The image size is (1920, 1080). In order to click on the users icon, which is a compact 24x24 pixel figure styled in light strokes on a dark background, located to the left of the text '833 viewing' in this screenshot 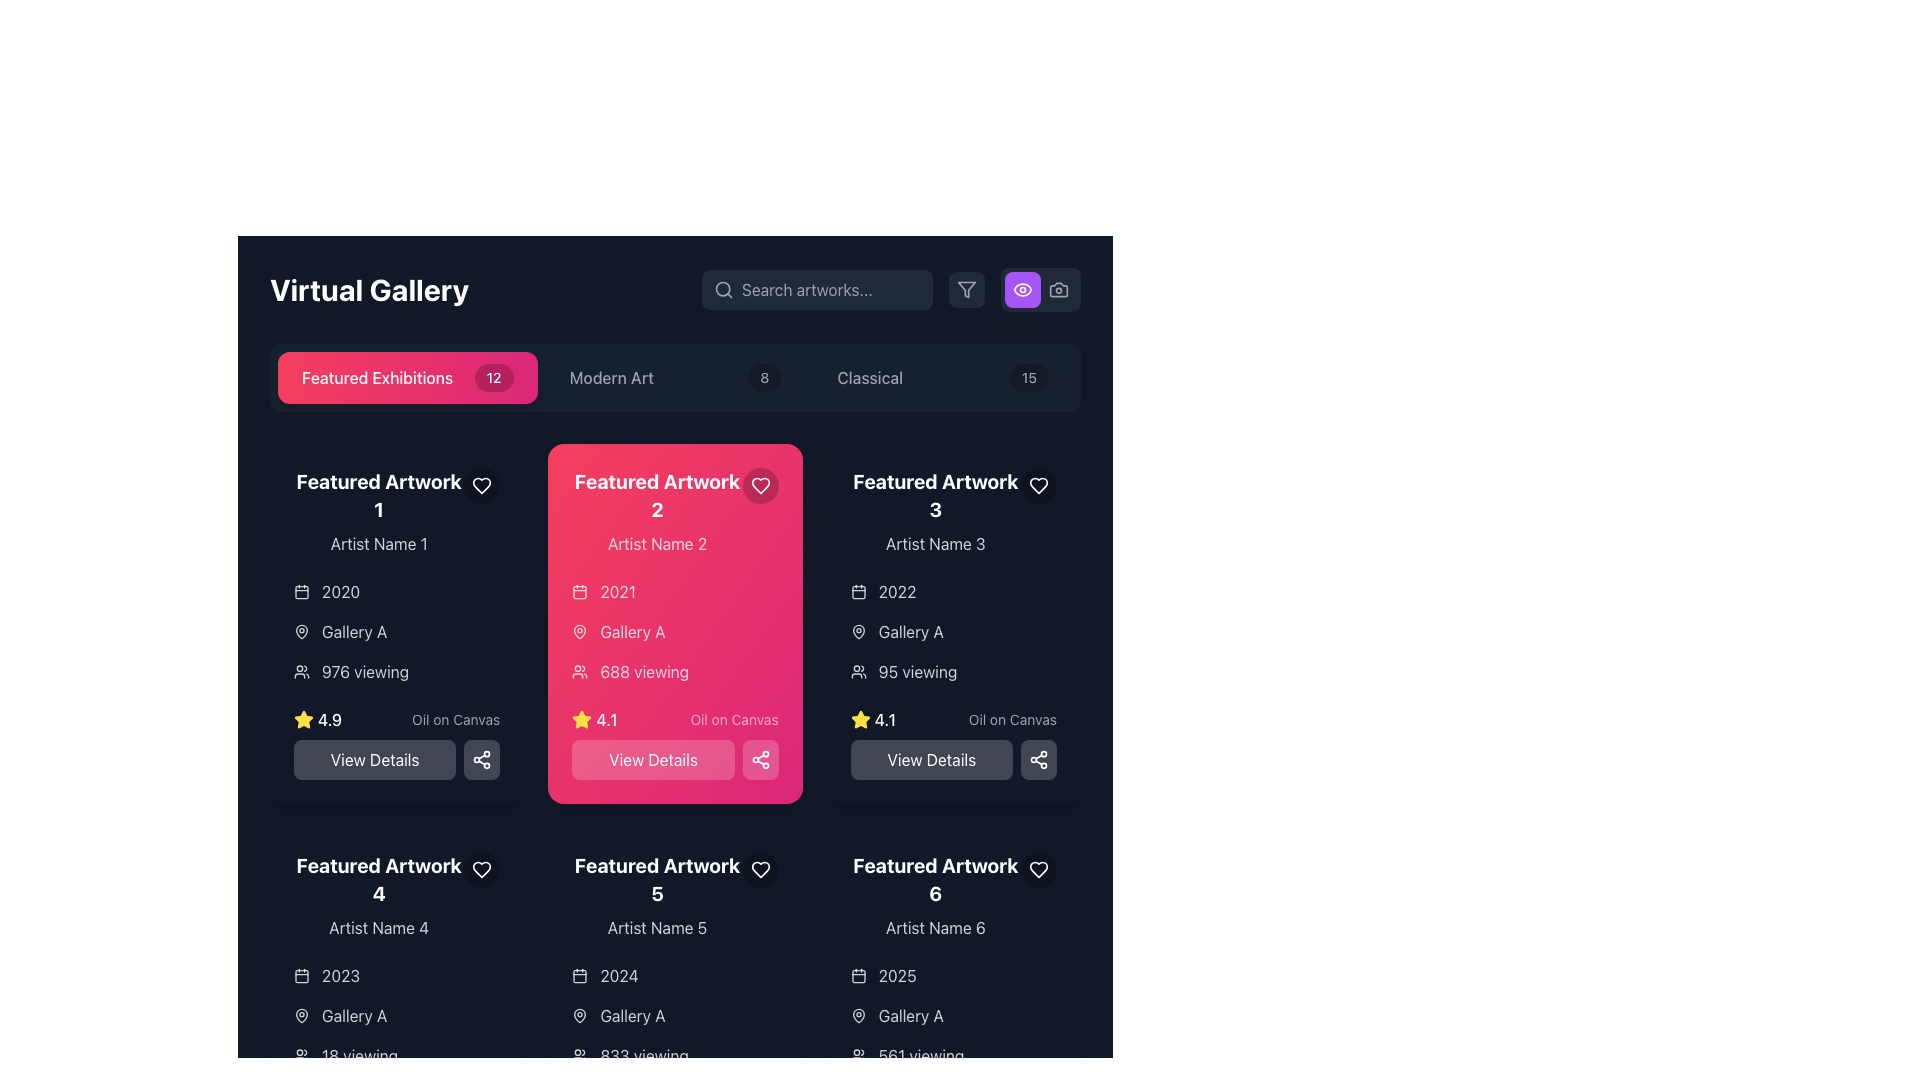, I will do `click(579, 1055)`.